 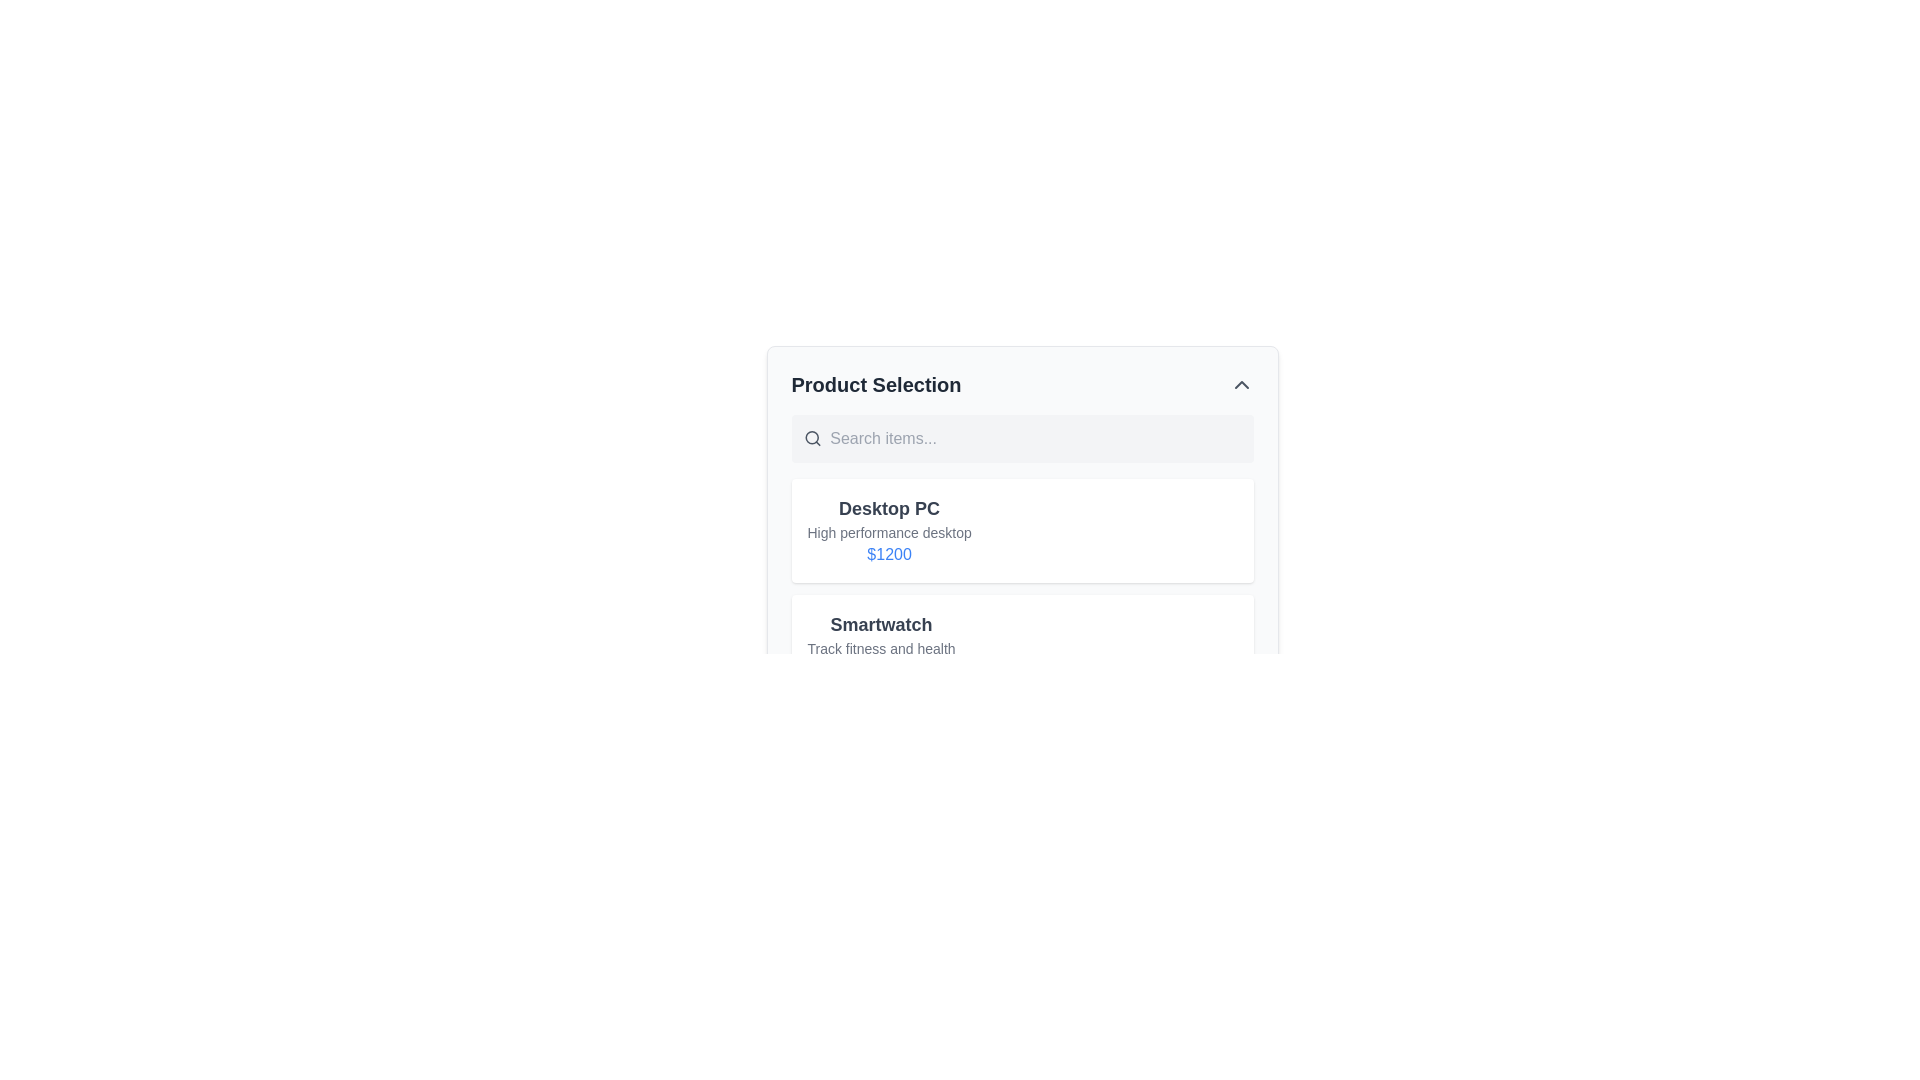 What do you see at coordinates (880, 647) in the screenshot?
I see `the second product listing card` at bounding box center [880, 647].